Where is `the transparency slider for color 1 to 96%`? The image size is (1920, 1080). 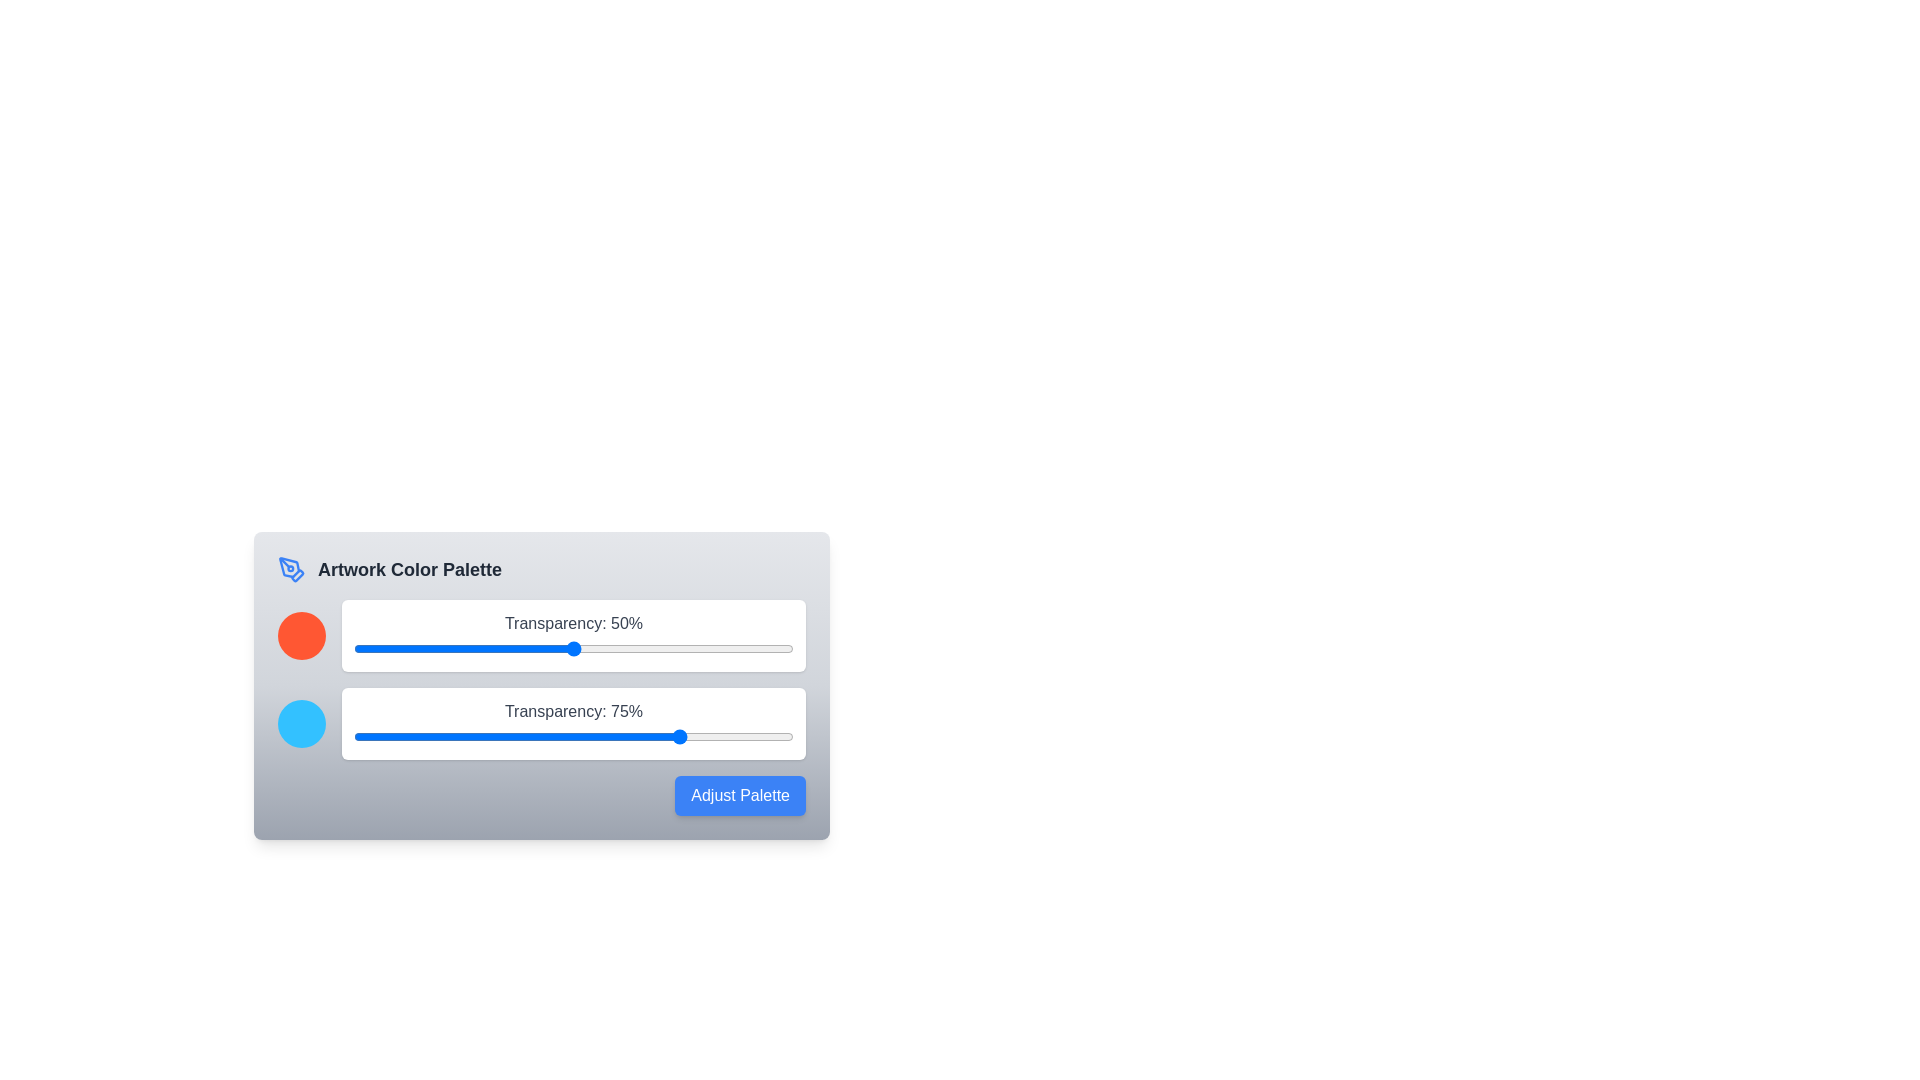 the transparency slider for color 1 to 96% is located at coordinates (775, 648).